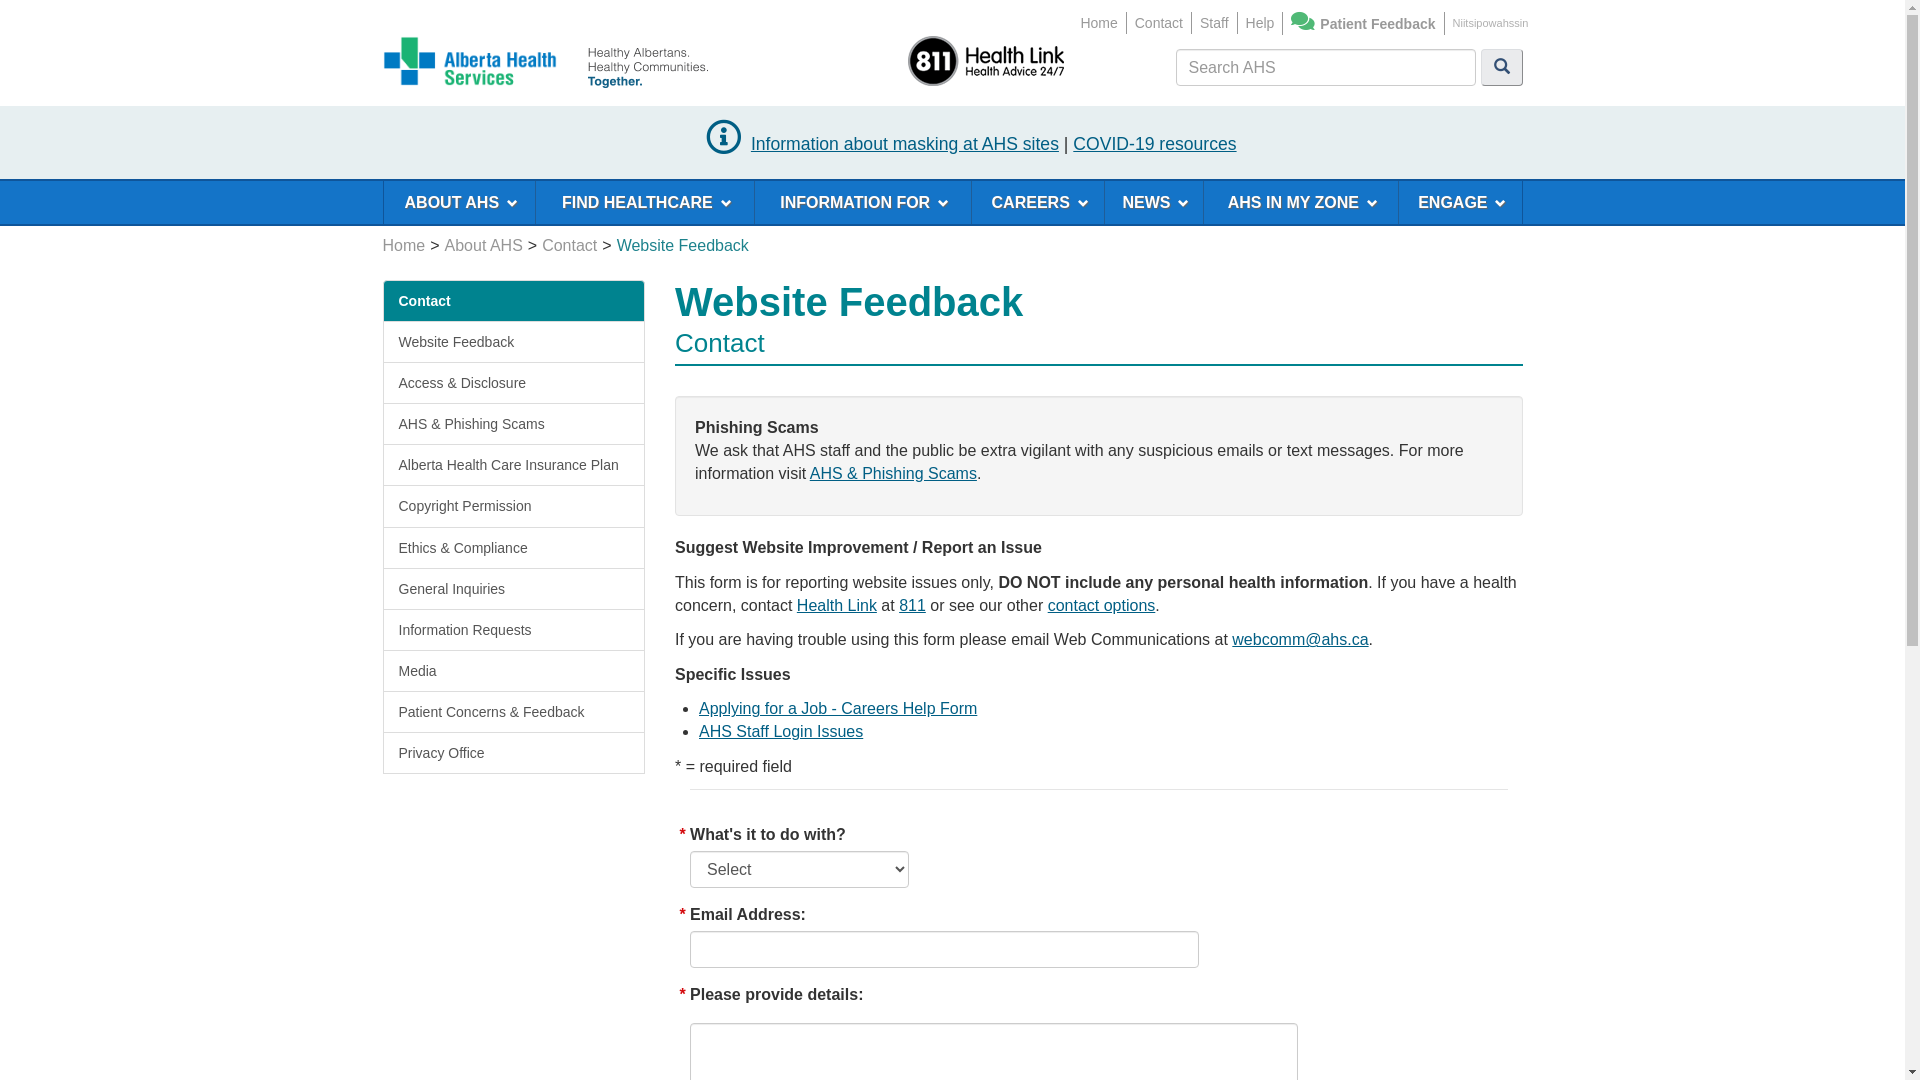  What do you see at coordinates (1213, 23) in the screenshot?
I see `'Staff'` at bounding box center [1213, 23].